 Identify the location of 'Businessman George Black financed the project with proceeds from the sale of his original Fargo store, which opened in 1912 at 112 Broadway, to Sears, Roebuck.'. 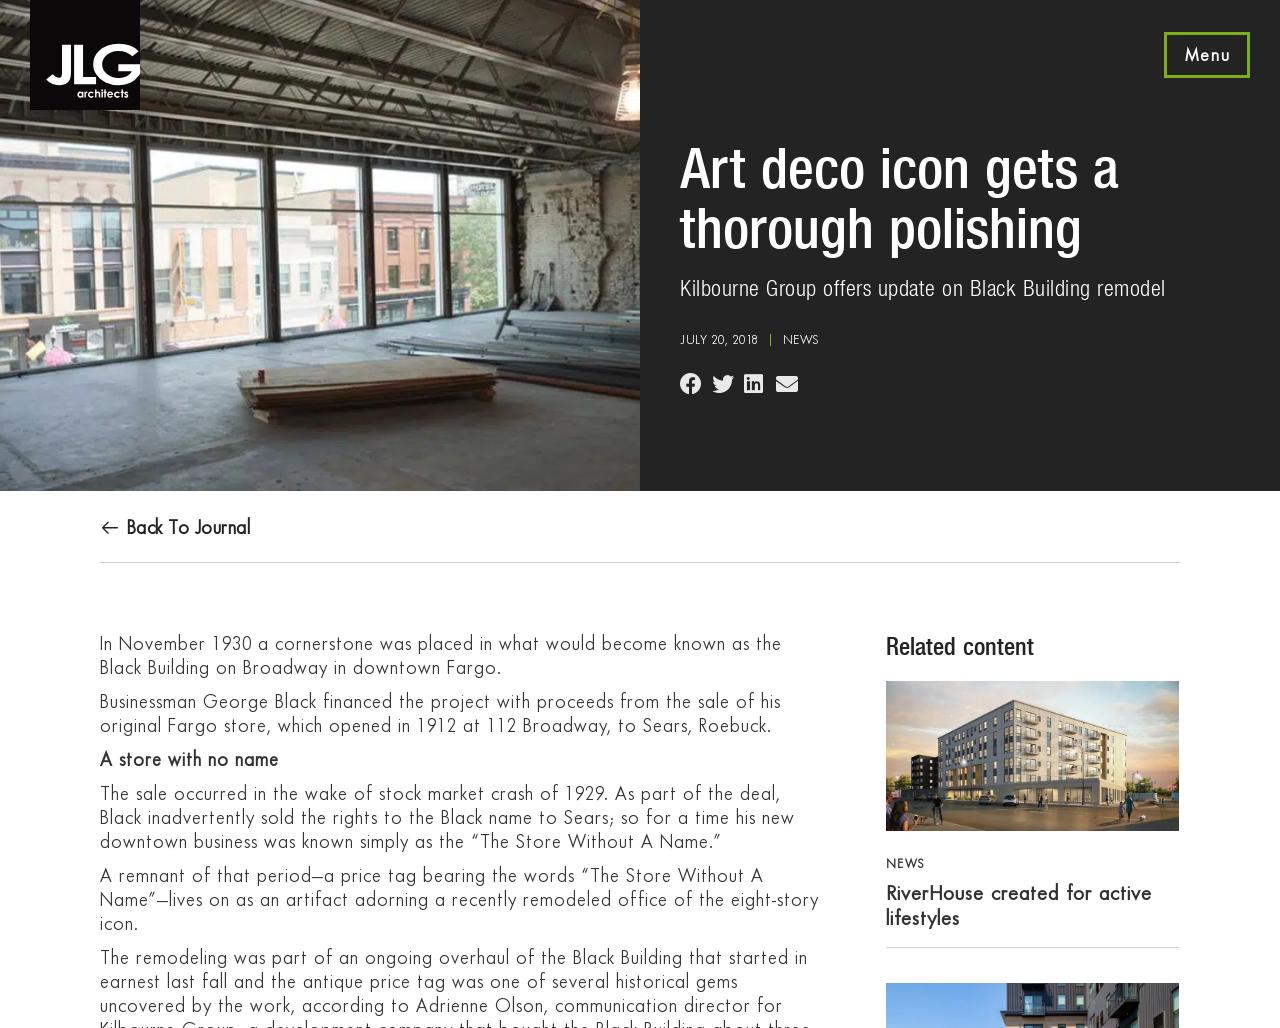
(439, 713).